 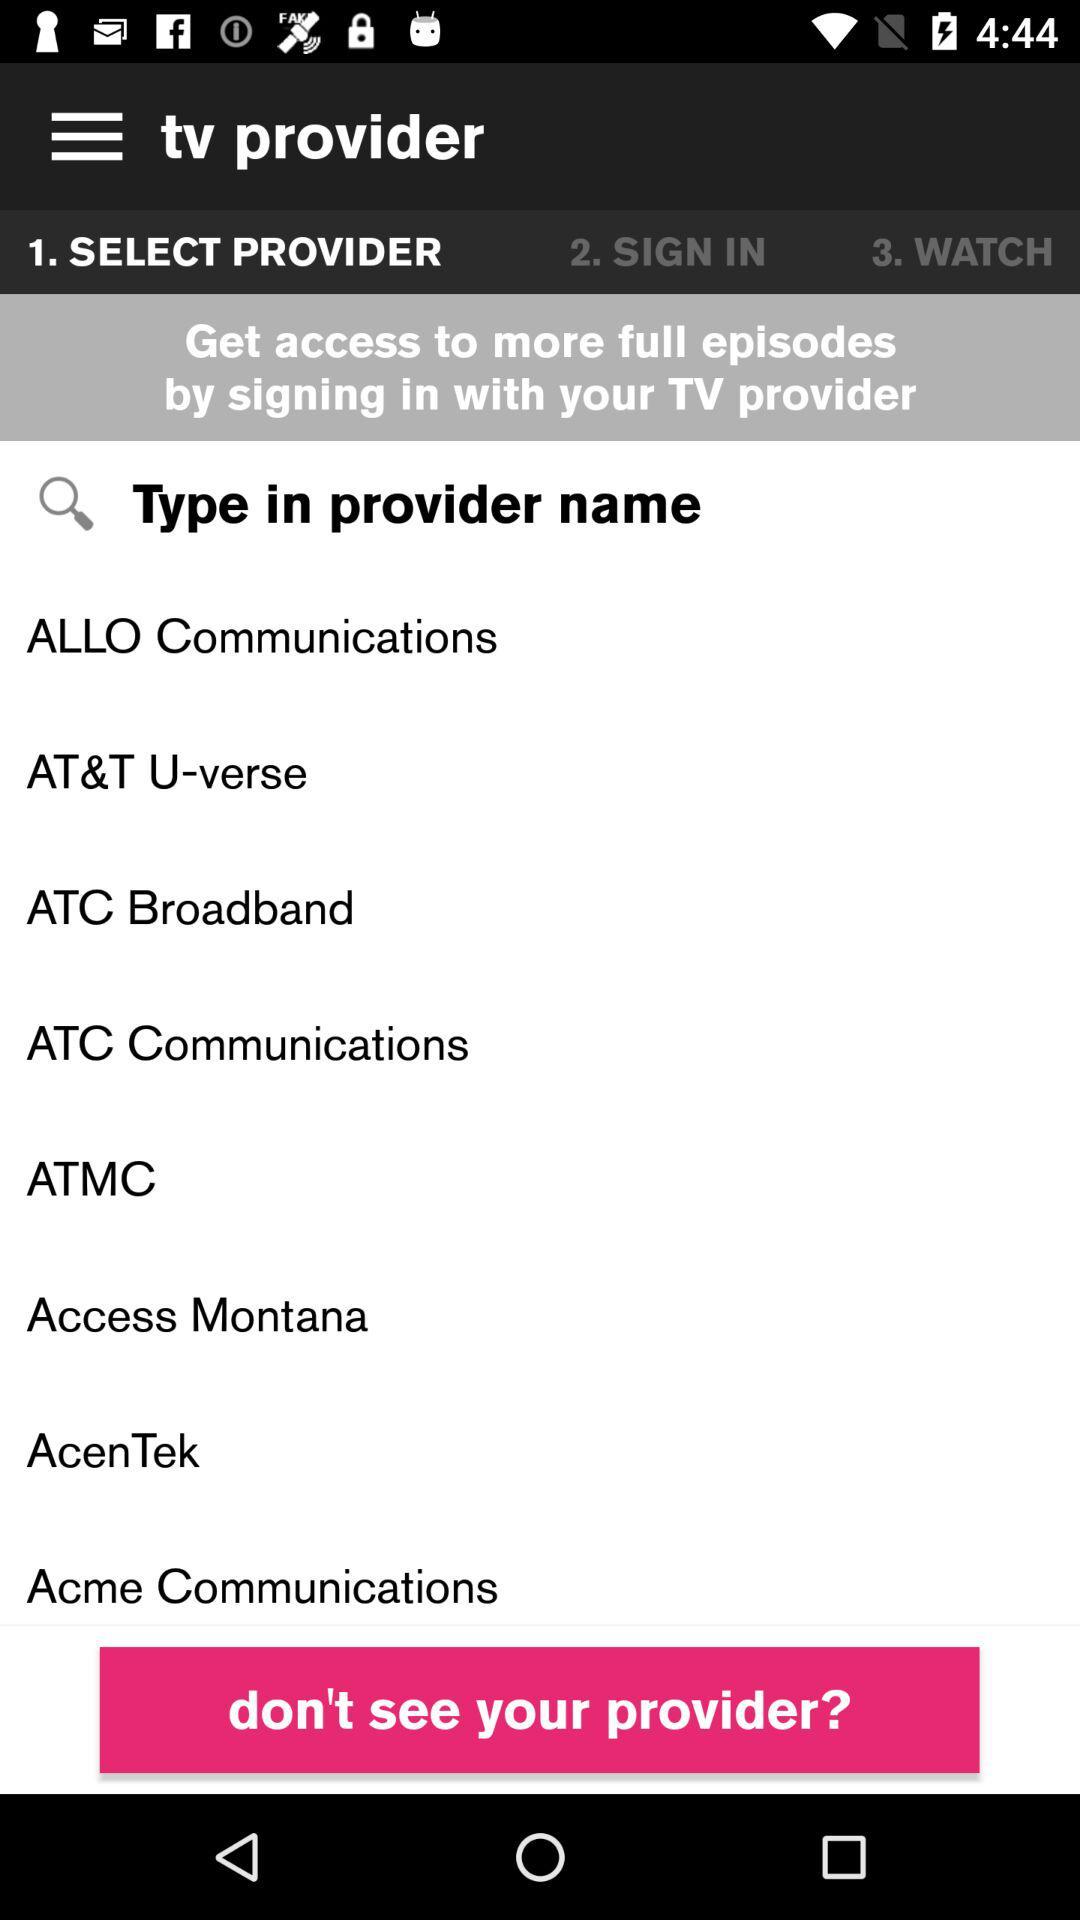 What do you see at coordinates (79, 135) in the screenshot?
I see `open menu` at bounding box center [79, 135].